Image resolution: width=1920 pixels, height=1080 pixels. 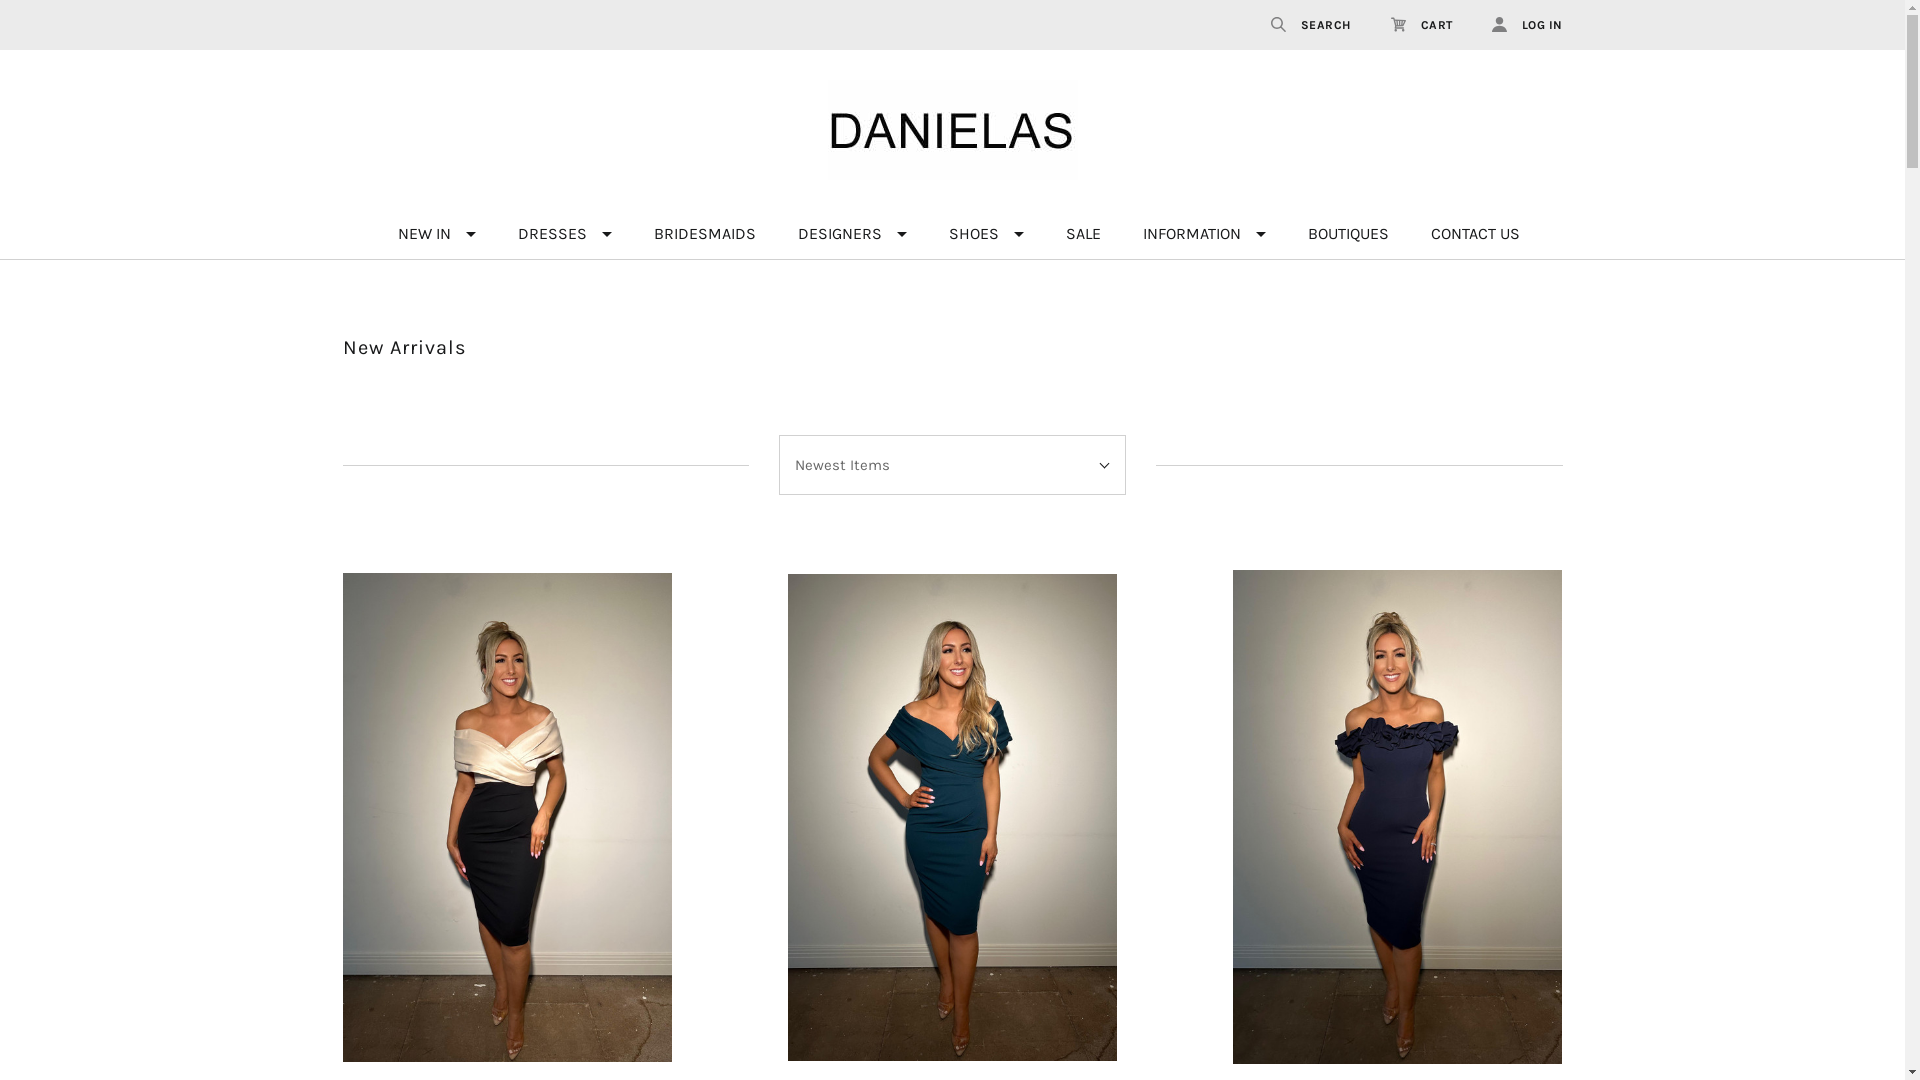 What do you see at coordinates (1081, 233) in the screenshot?
I see `'SALE'` at bounding box center [1081, 233].